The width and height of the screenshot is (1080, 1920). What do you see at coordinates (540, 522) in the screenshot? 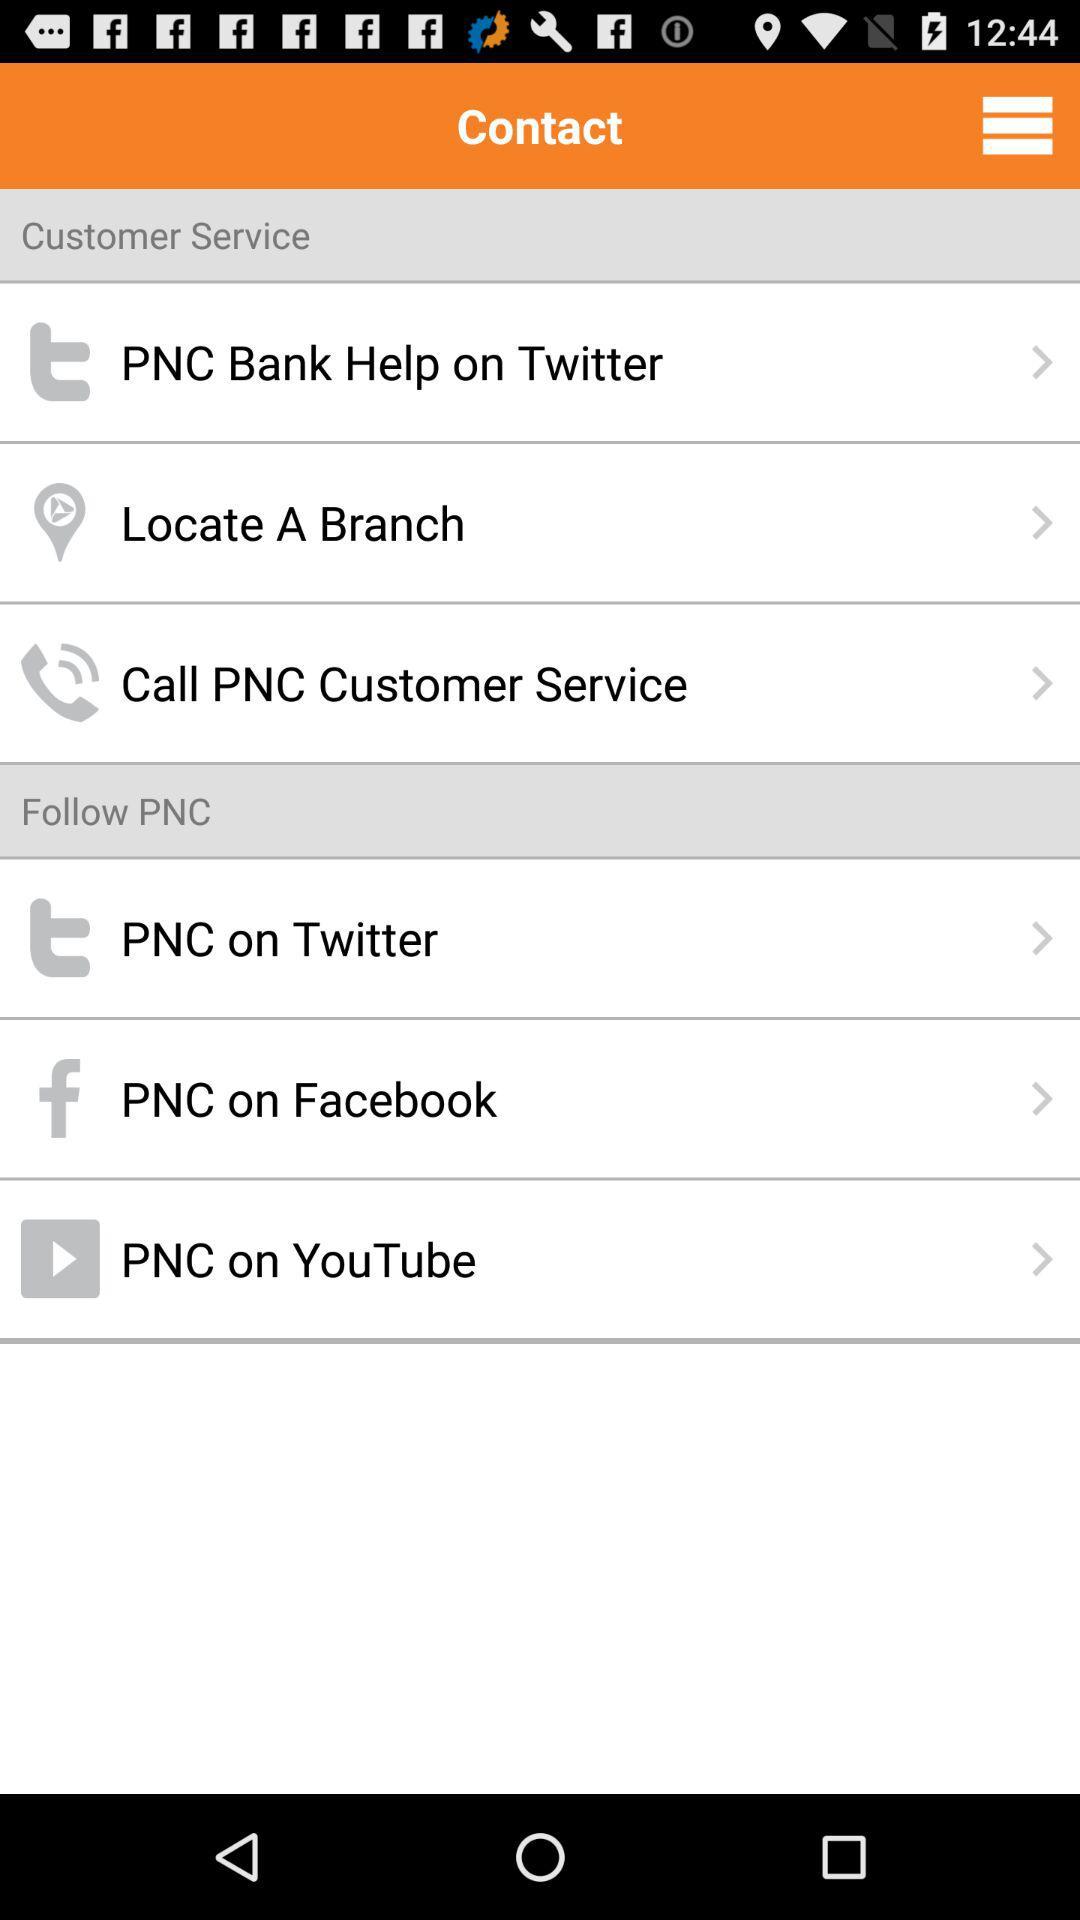
I see `locate a branch item` at bounding box center [540, 522].